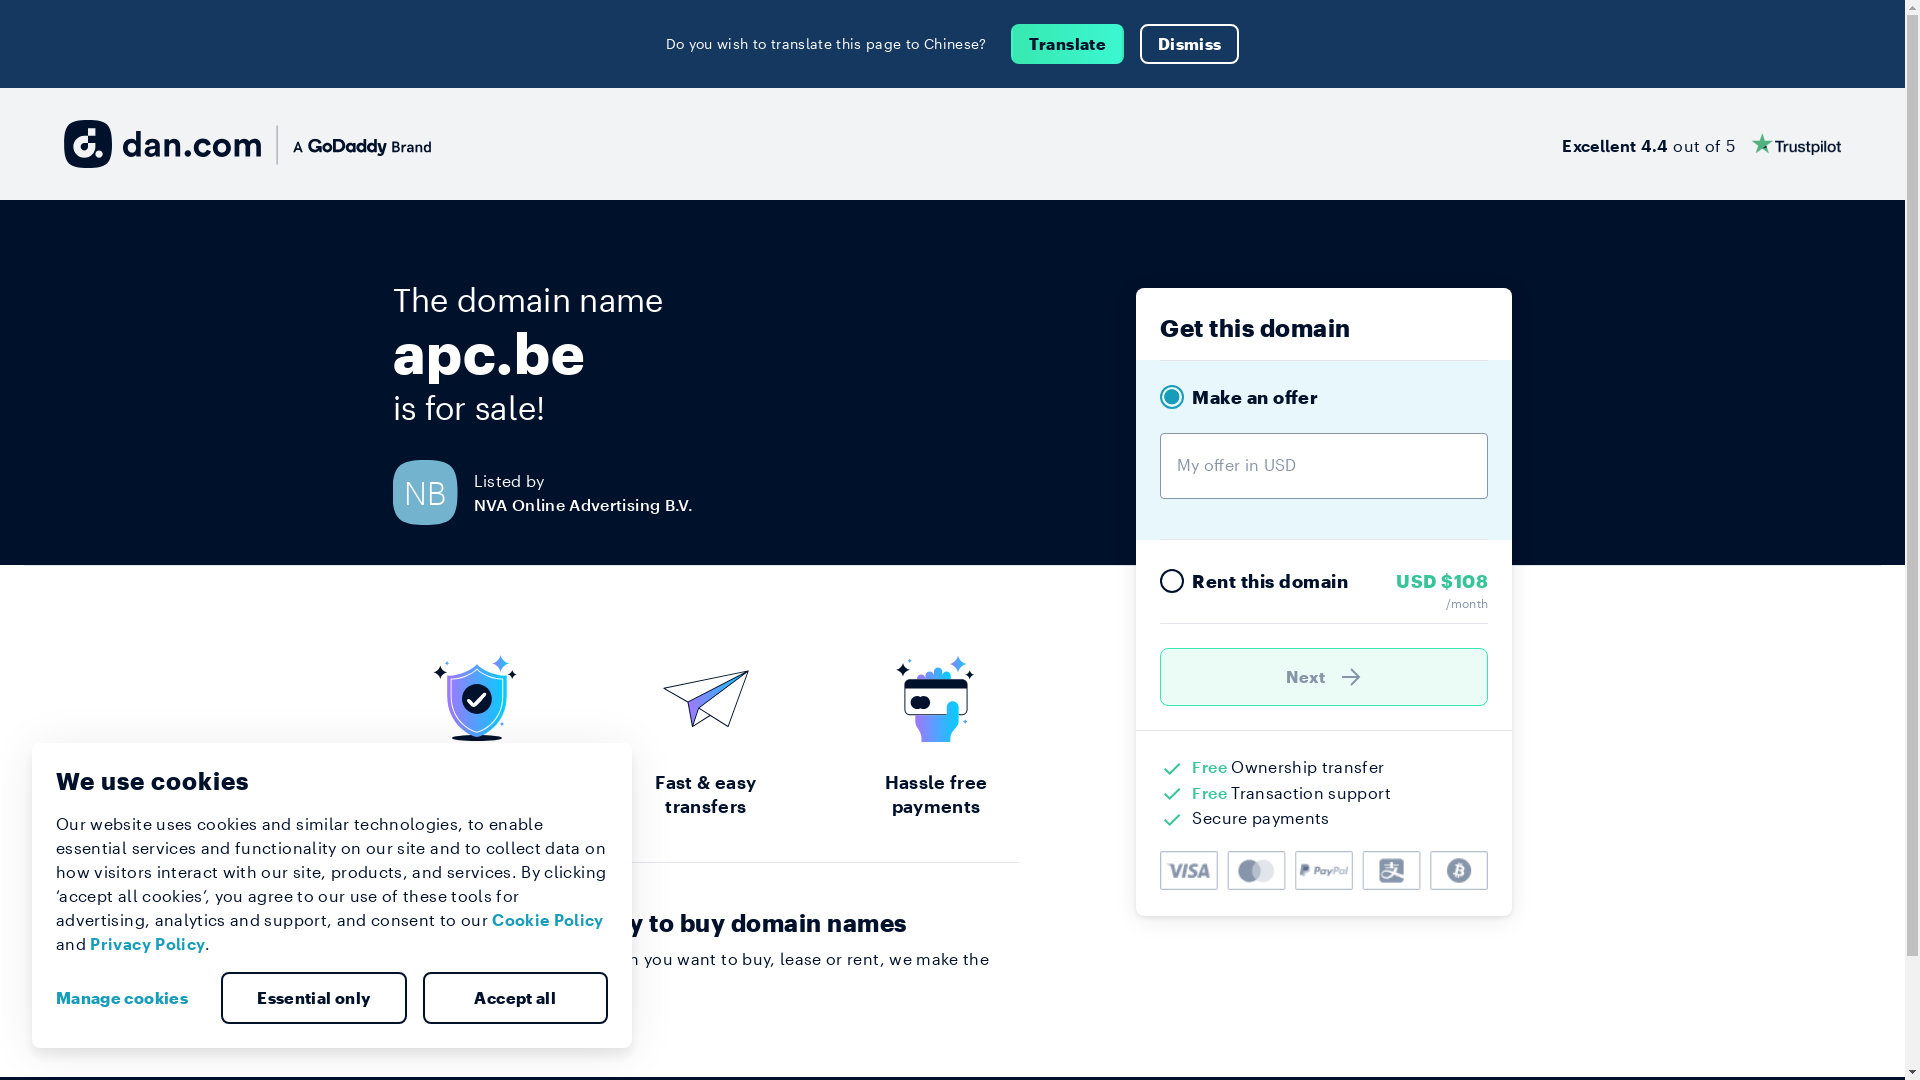  I want to click on 'Essential only', so click(312, 998).